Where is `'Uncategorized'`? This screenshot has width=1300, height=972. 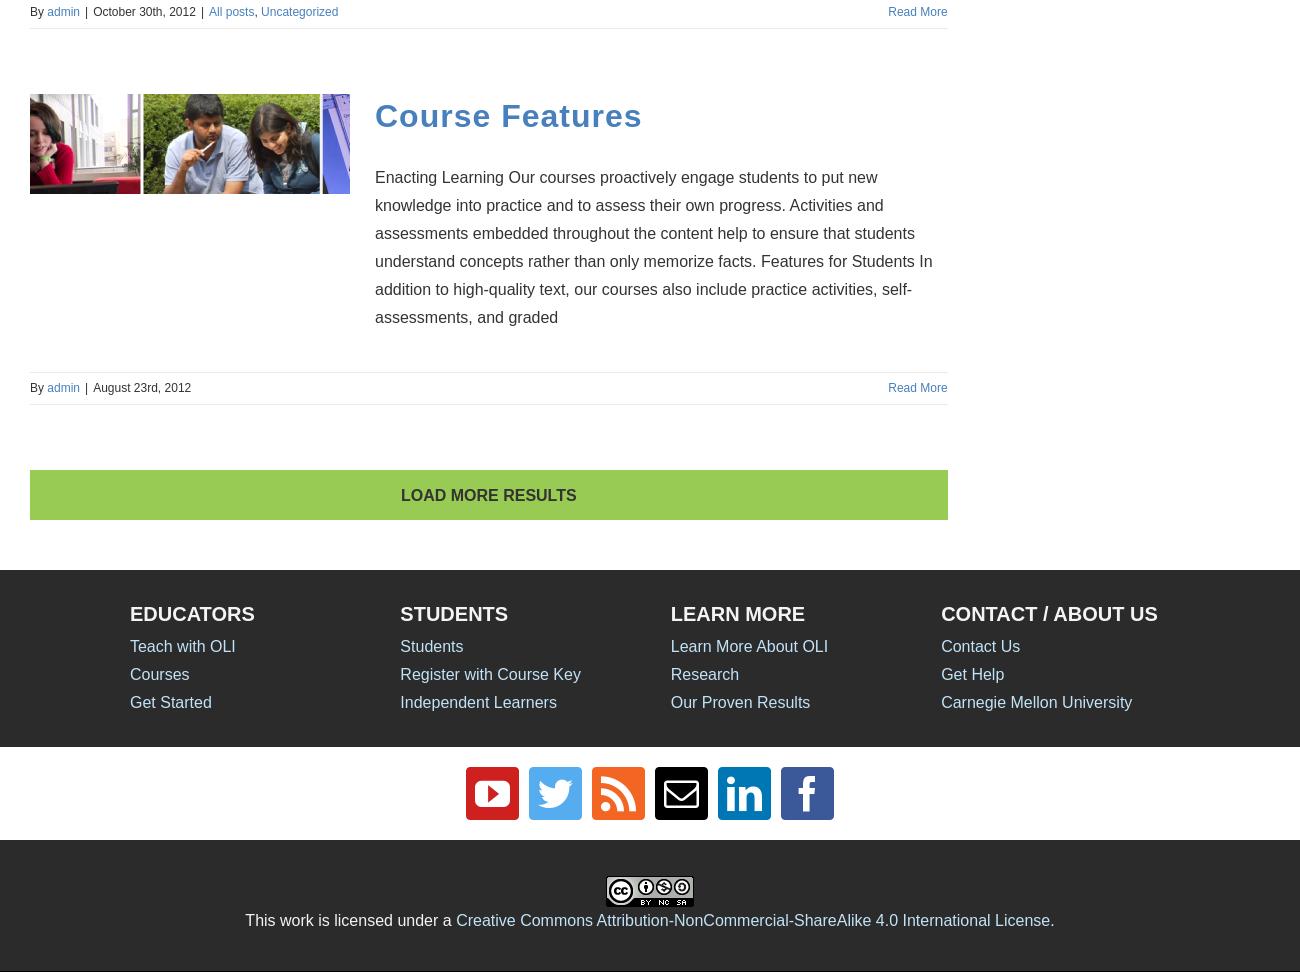 'Uncategorized' is located at coordinates (299, 10).